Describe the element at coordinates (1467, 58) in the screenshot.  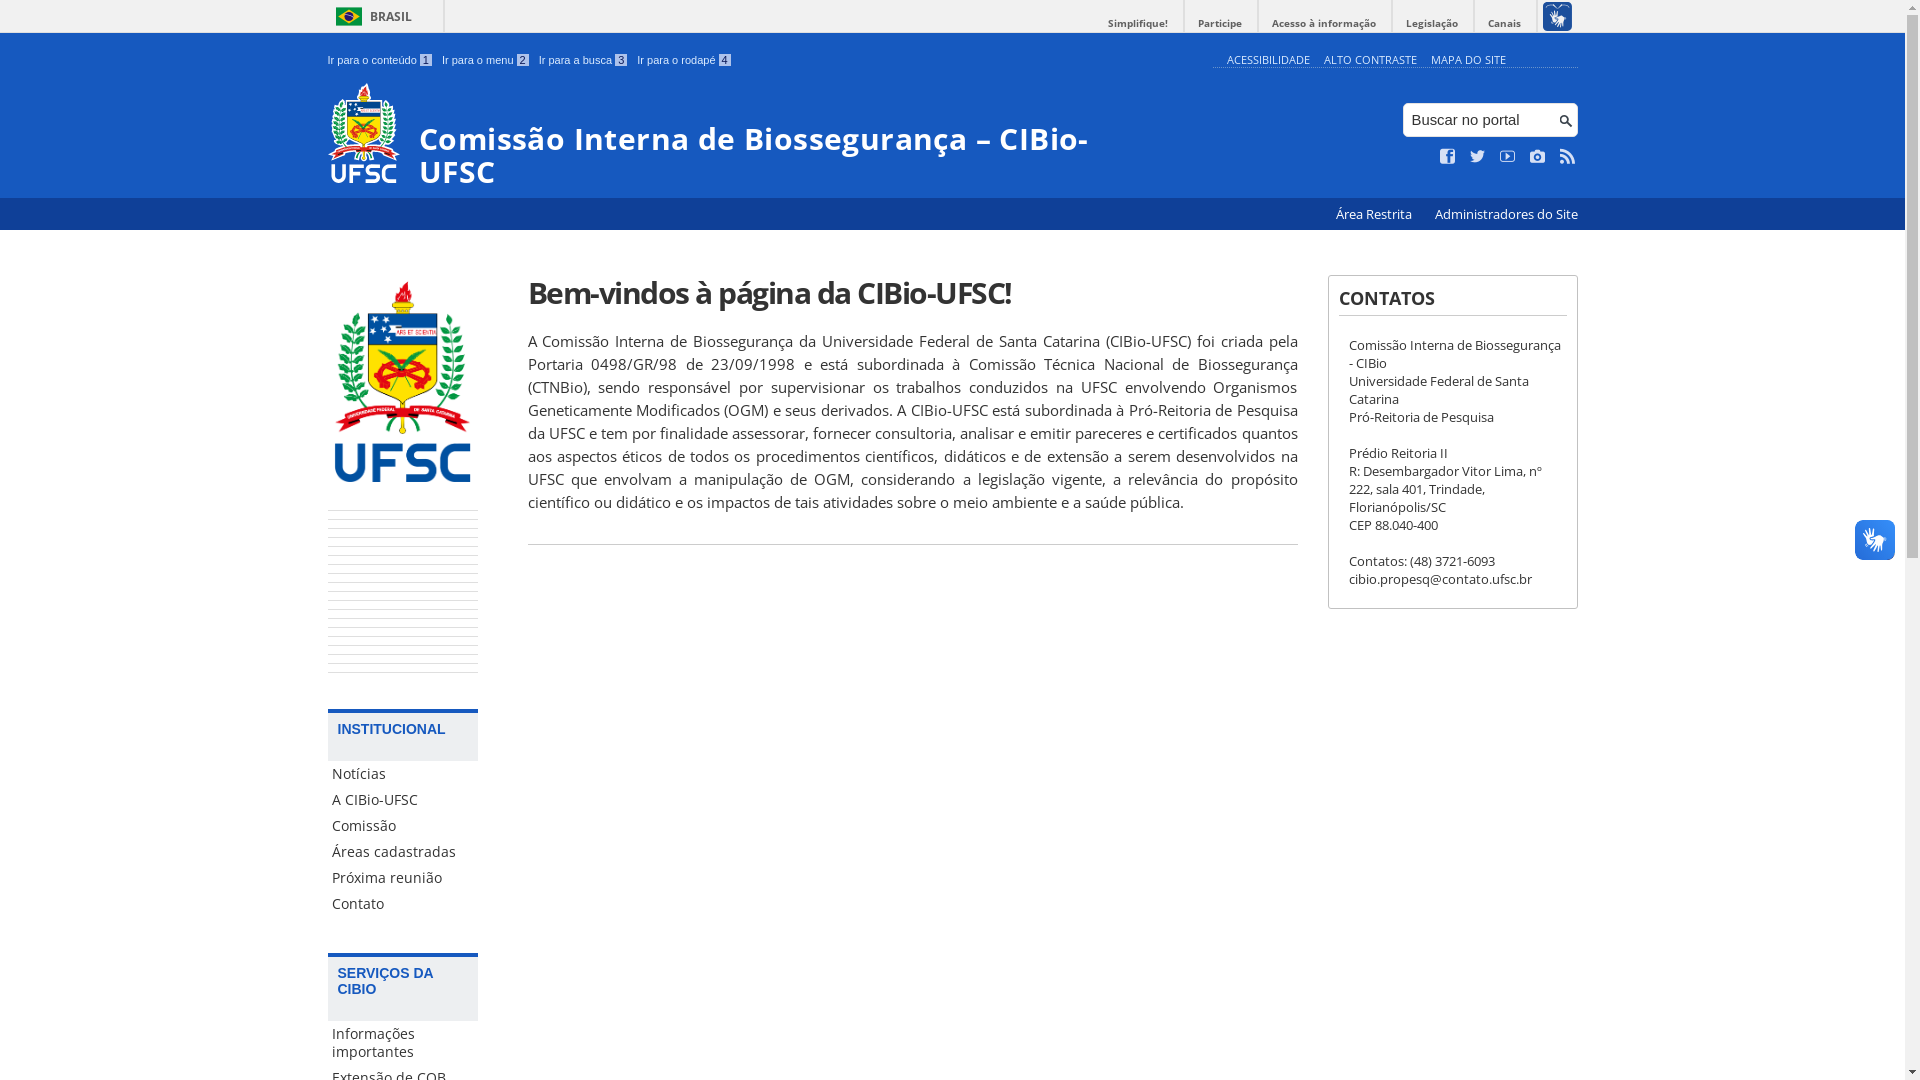
I see `'MAPA DO SITE'` at that location.